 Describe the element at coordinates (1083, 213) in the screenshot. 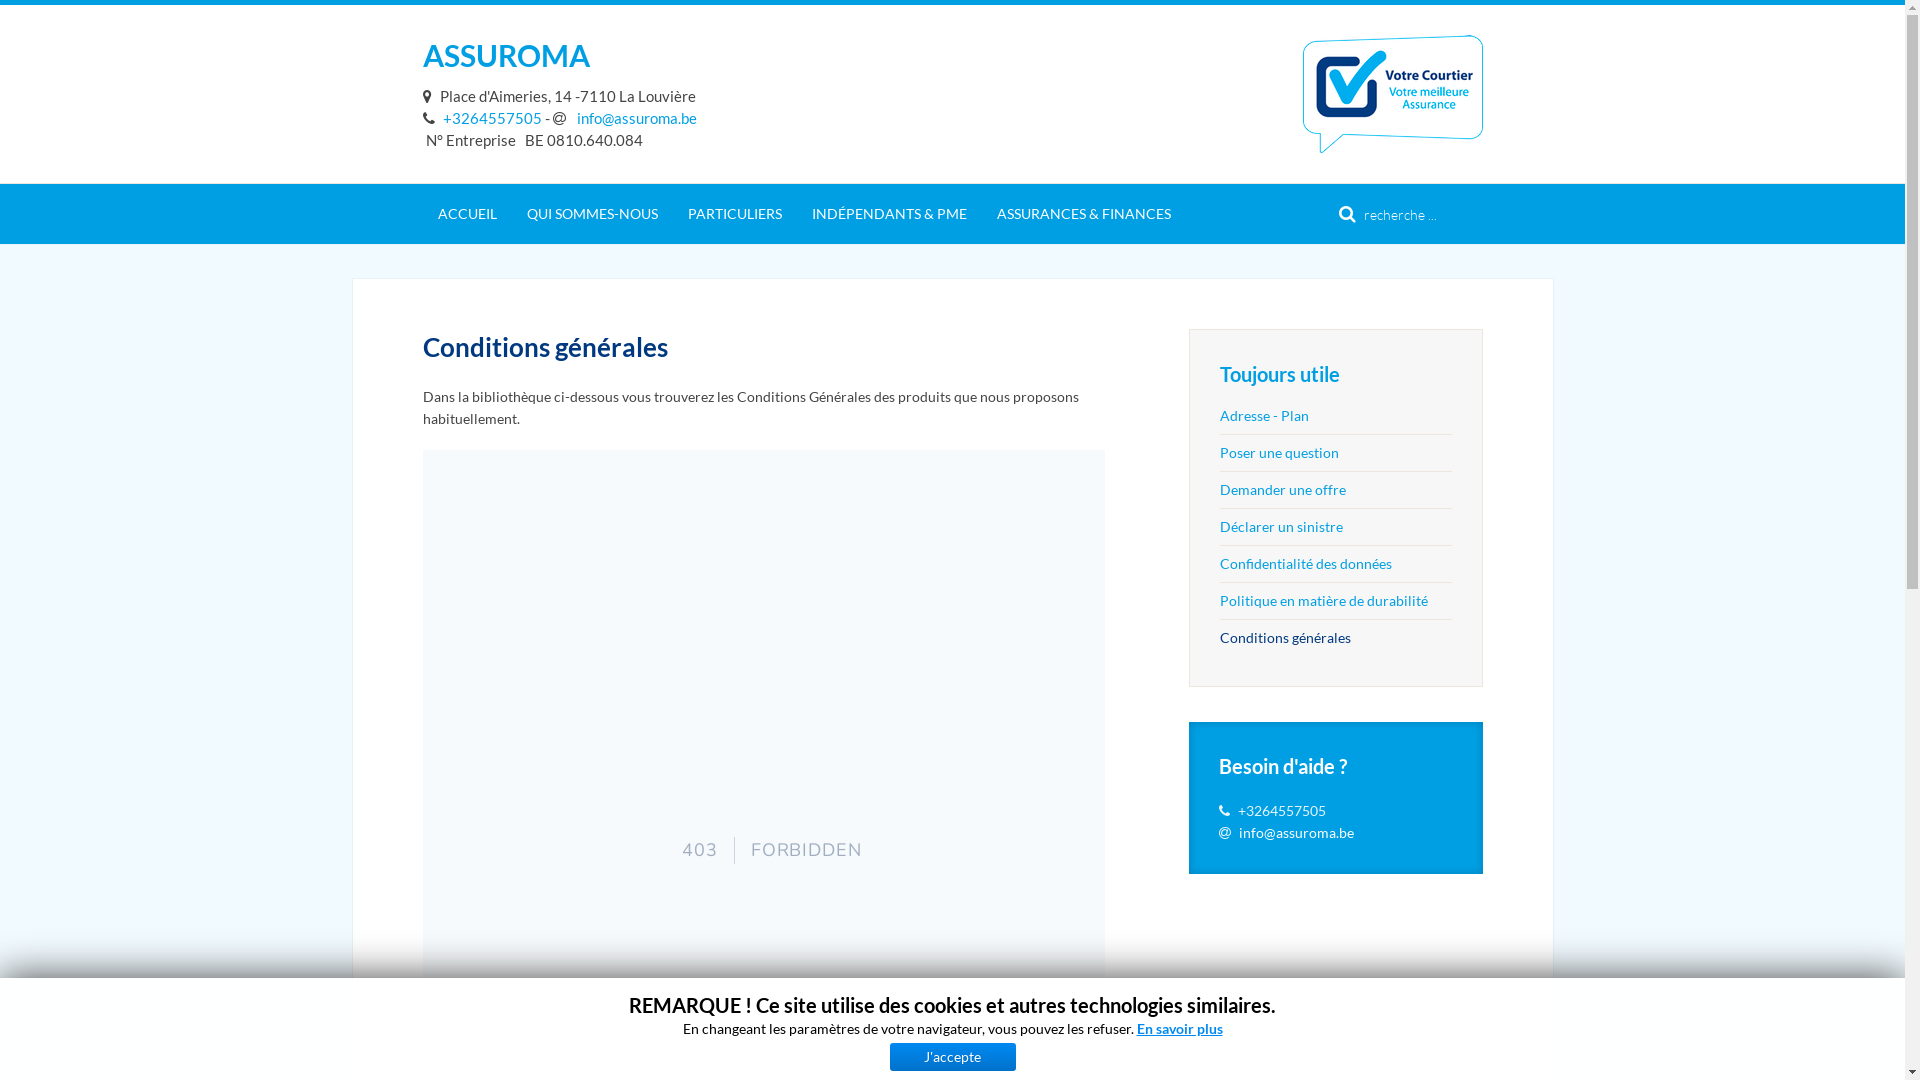

I see `'ASSURANCES & FINANCES'` at that location.